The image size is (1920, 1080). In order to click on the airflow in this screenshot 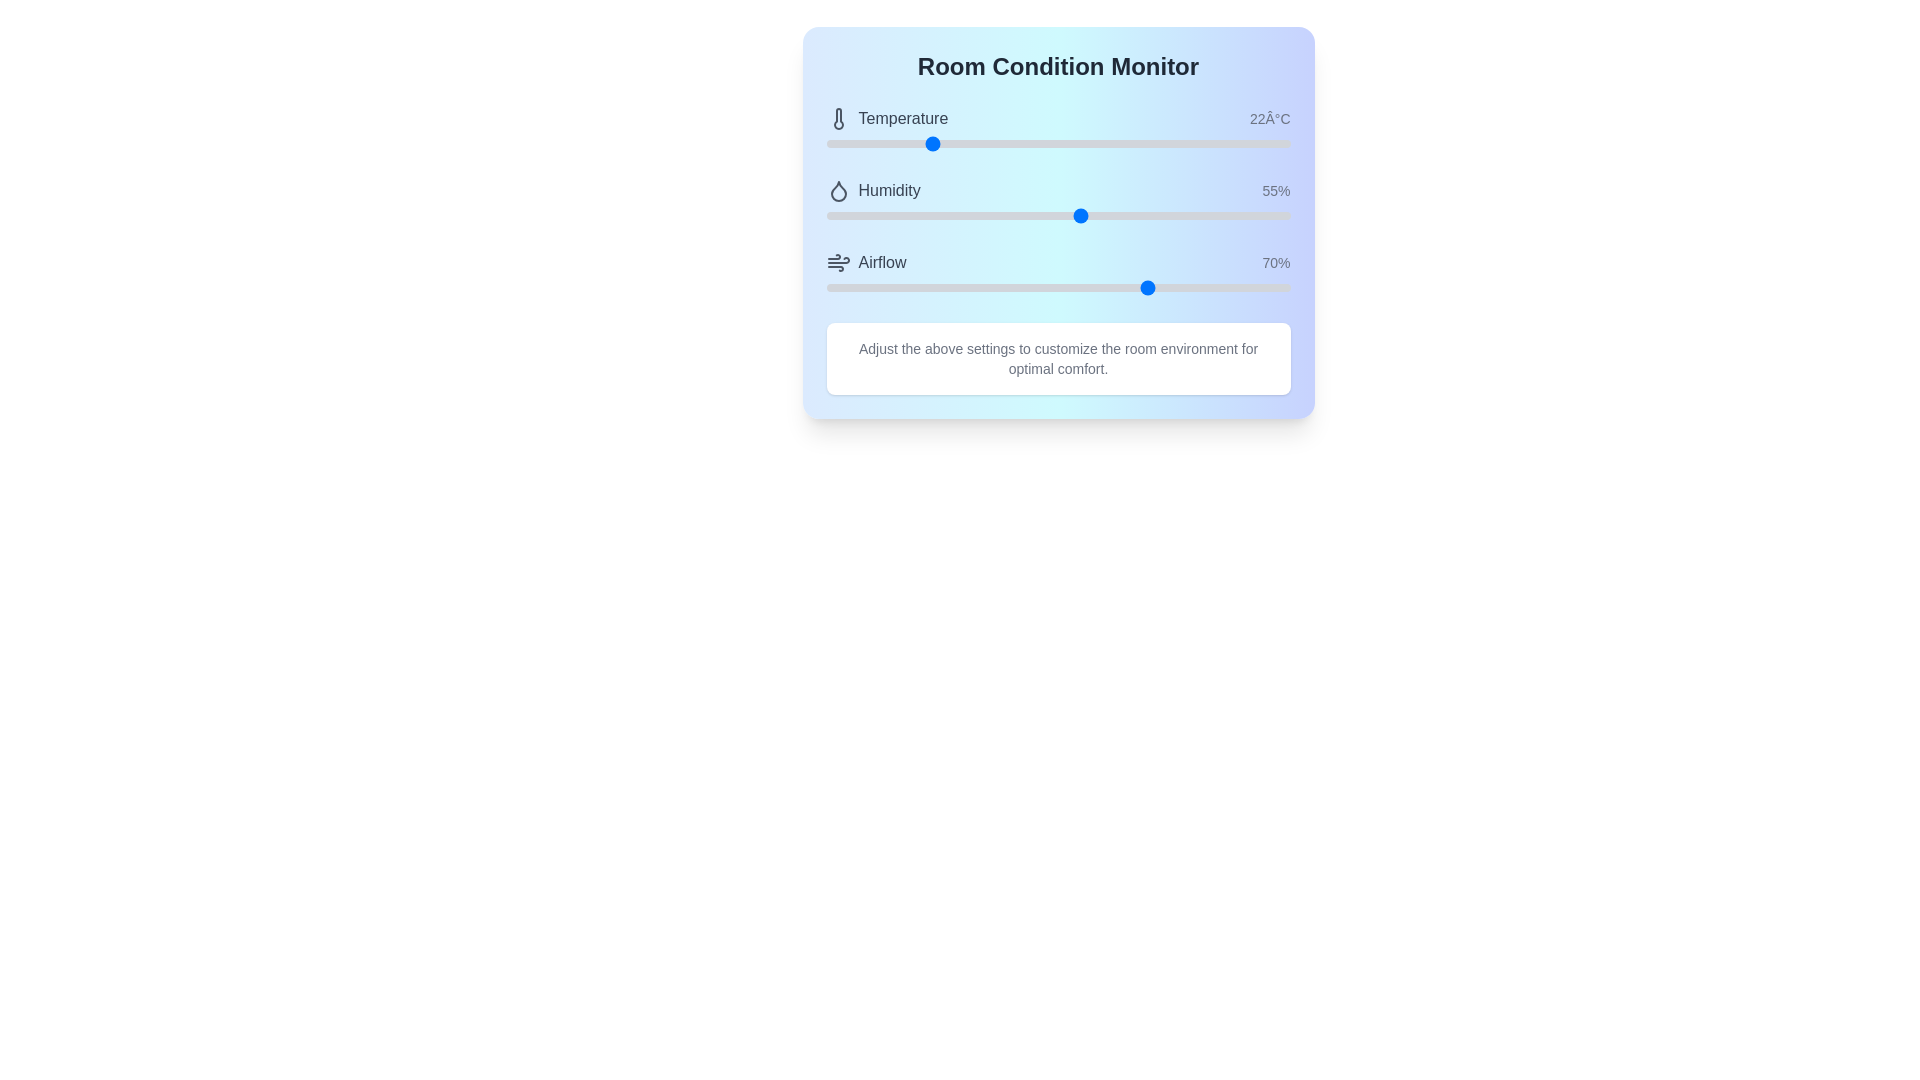, I will do `click(922, 288)`.